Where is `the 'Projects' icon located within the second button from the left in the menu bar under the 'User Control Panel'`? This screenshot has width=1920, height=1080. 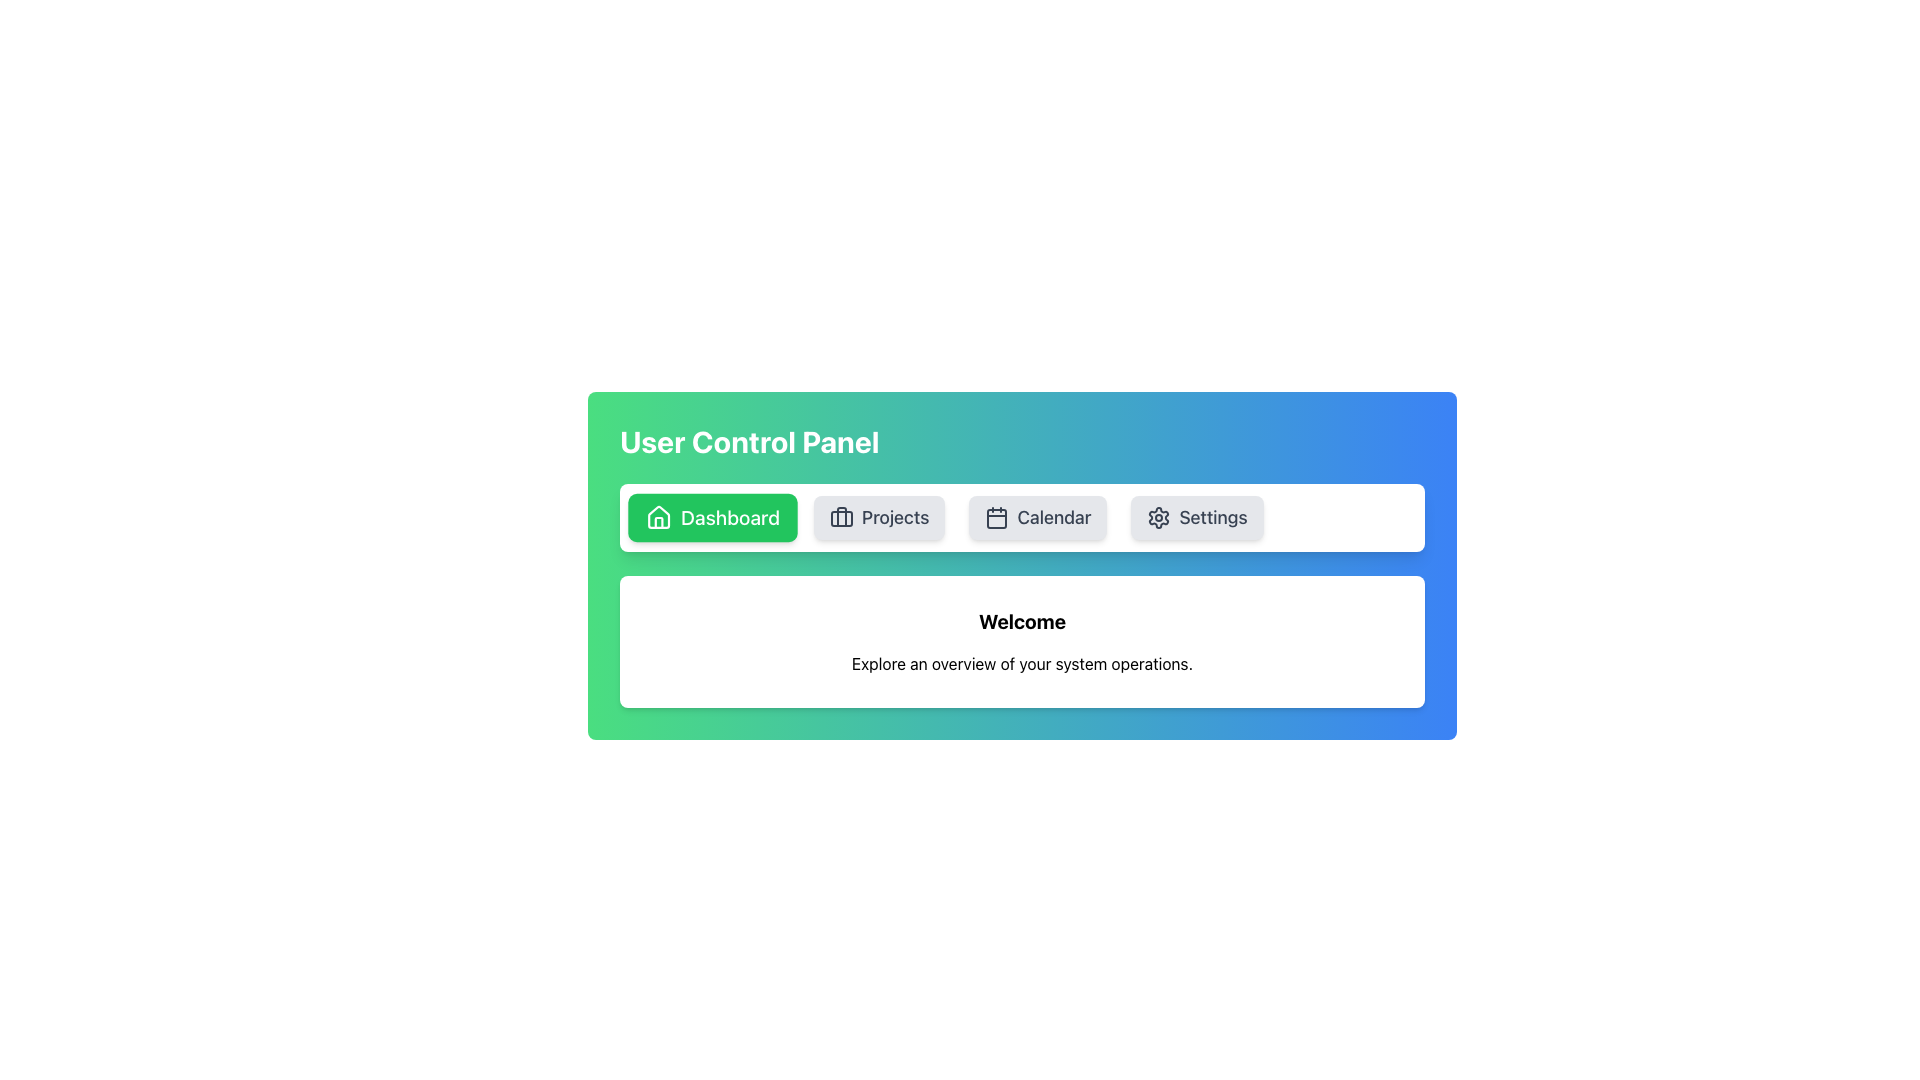 the 'Projects' icon located within the second button from the left in the menu bar under the 'User Control Panel' is located at coordinates (841, 516).